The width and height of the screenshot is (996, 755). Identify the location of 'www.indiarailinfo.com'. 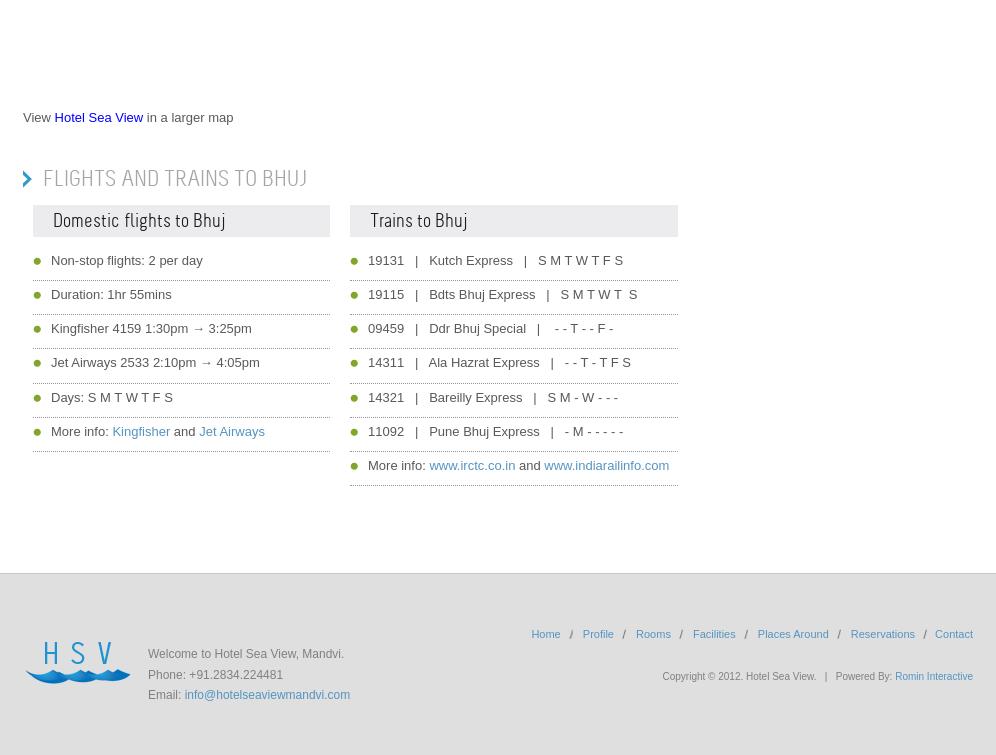
(606, 463).